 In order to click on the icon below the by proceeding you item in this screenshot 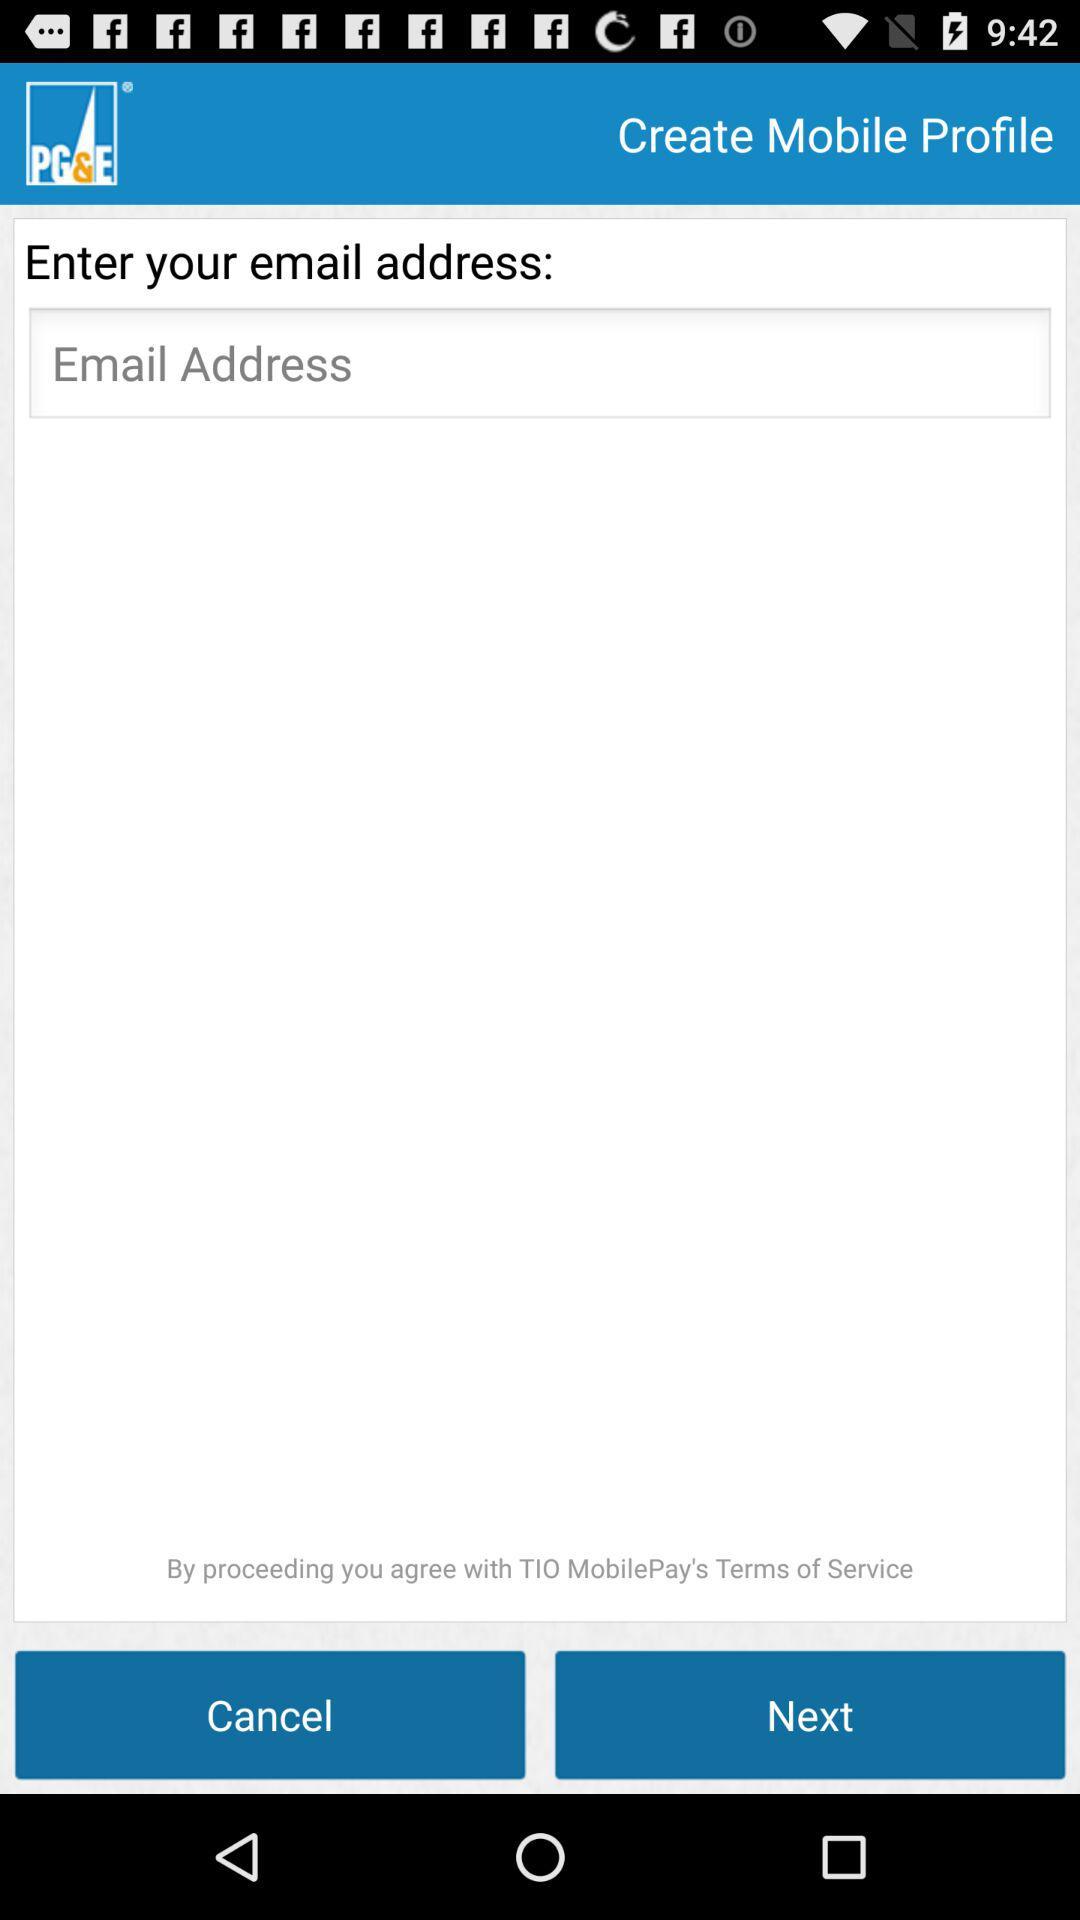, I will do `click(270, 1713)`.